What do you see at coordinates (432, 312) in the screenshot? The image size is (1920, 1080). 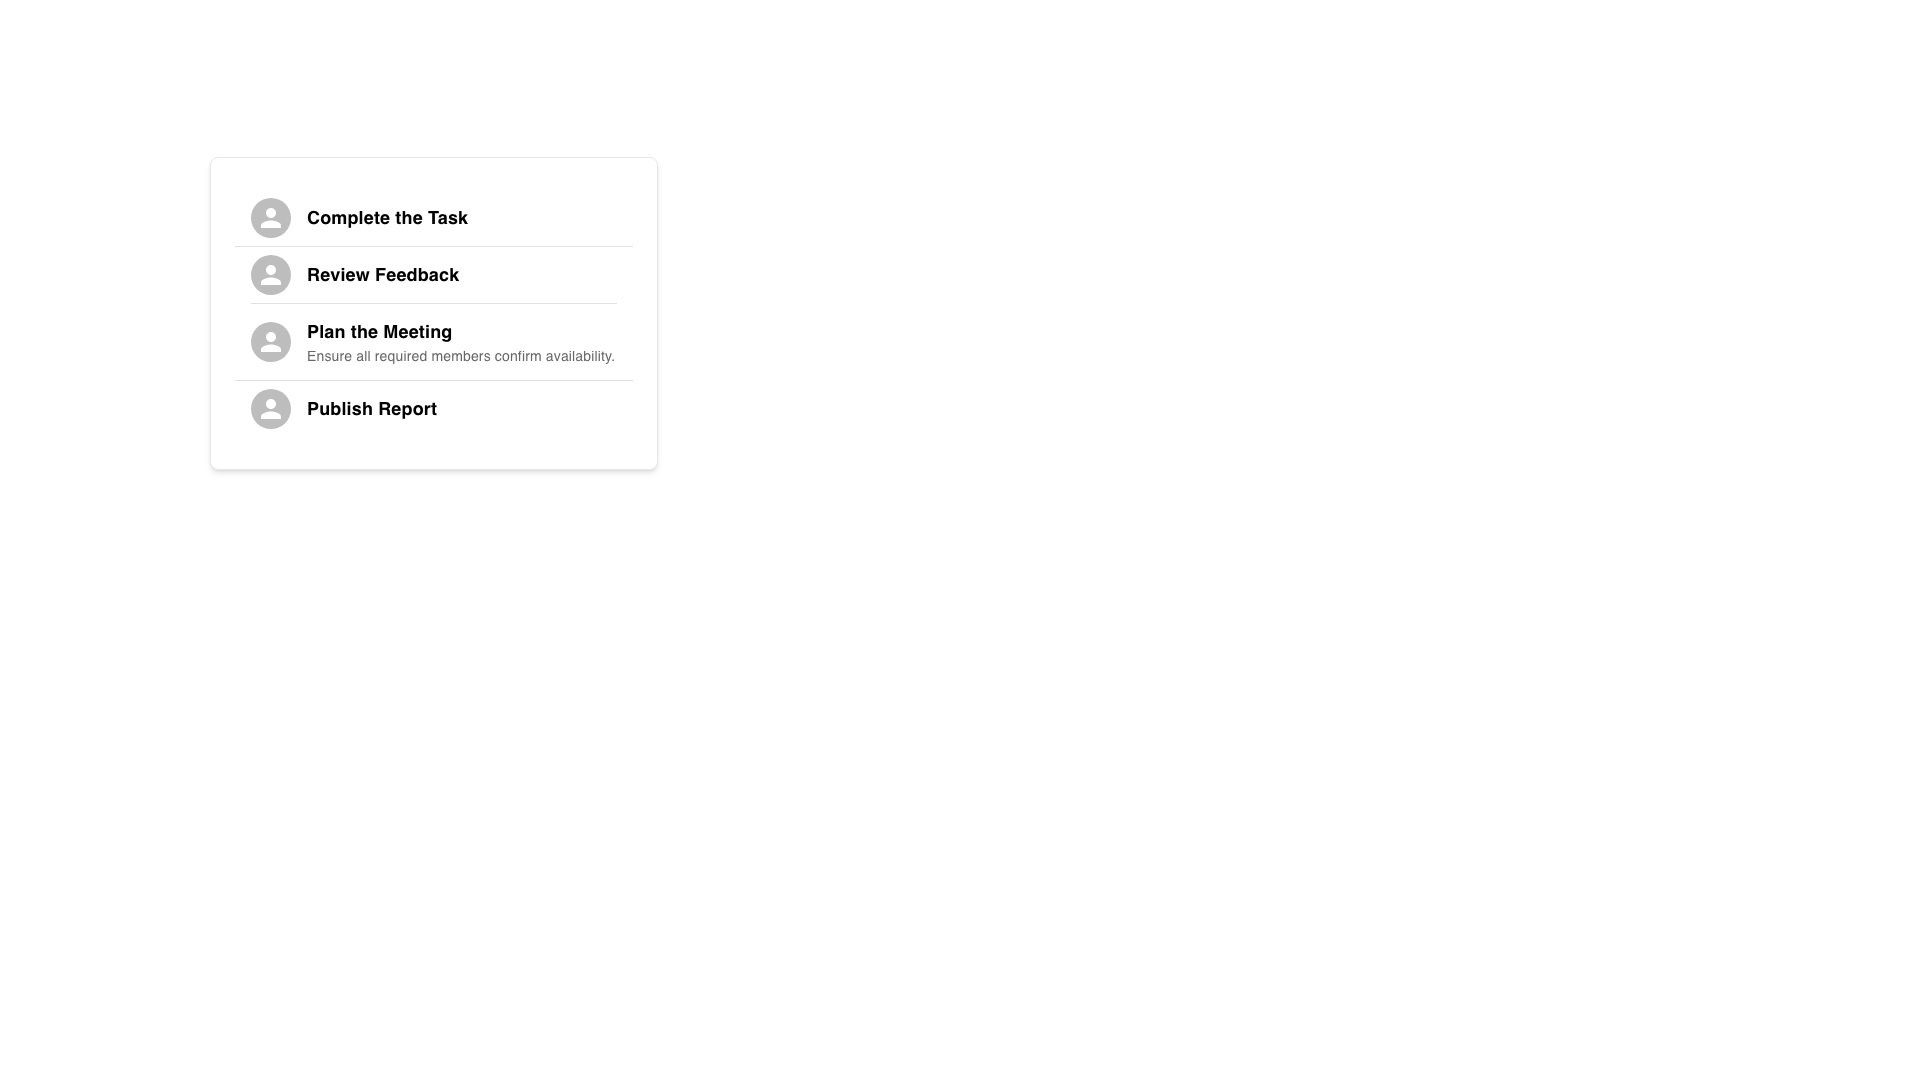 I see `the third list item displaying a main title and a detailed sub-description, which is located between the 'Review Feedback' and 'Publish Report' items` at bounding box center [432, 312].